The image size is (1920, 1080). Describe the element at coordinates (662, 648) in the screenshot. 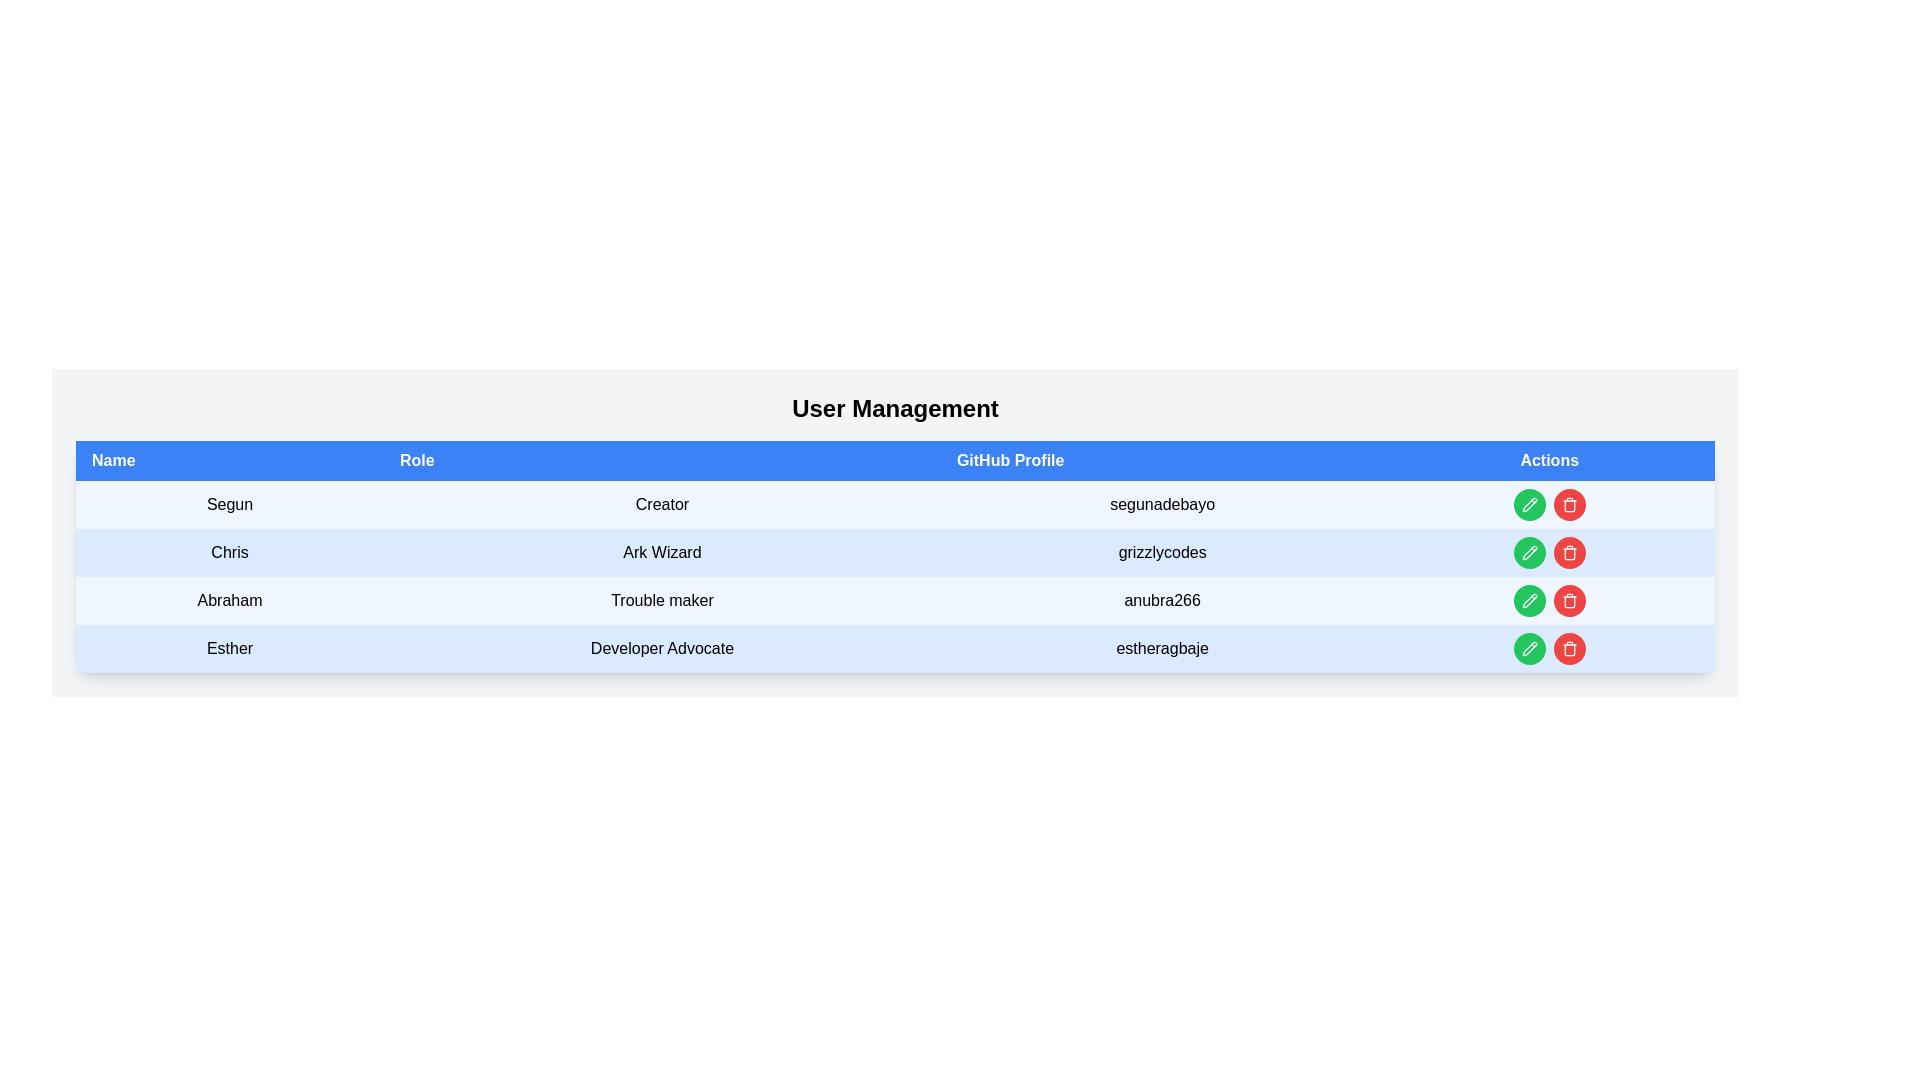

I see `the Text cell in the table that displays the user's role designation, located in the second column of the last row under the 'Role' header, aligned with 'Esther' in the 'Name' column and 'estheragbaje' in the 'GitHub Profile' column` at that location.